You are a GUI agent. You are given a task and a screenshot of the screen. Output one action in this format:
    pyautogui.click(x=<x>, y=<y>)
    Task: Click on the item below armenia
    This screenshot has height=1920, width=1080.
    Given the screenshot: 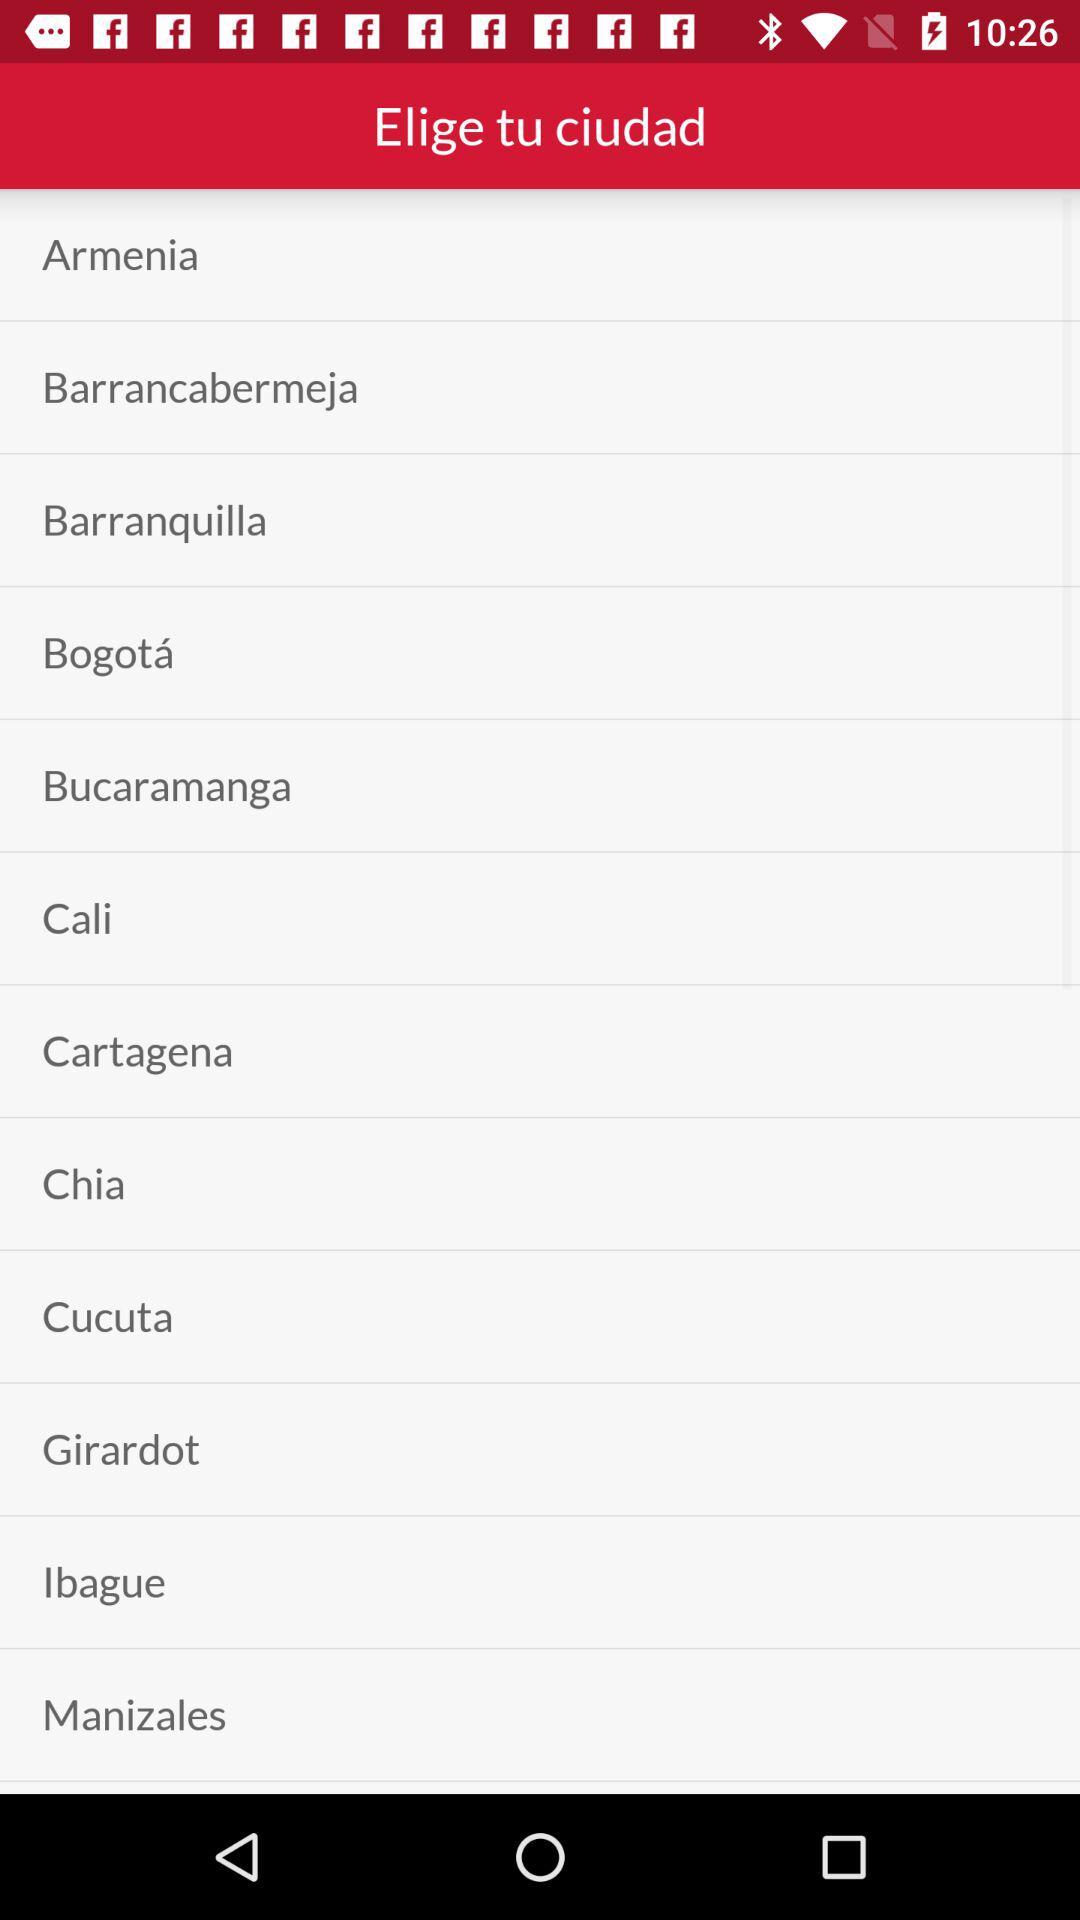 What is the action you would take?
    pyautogui.click(x=200, y=387)
    